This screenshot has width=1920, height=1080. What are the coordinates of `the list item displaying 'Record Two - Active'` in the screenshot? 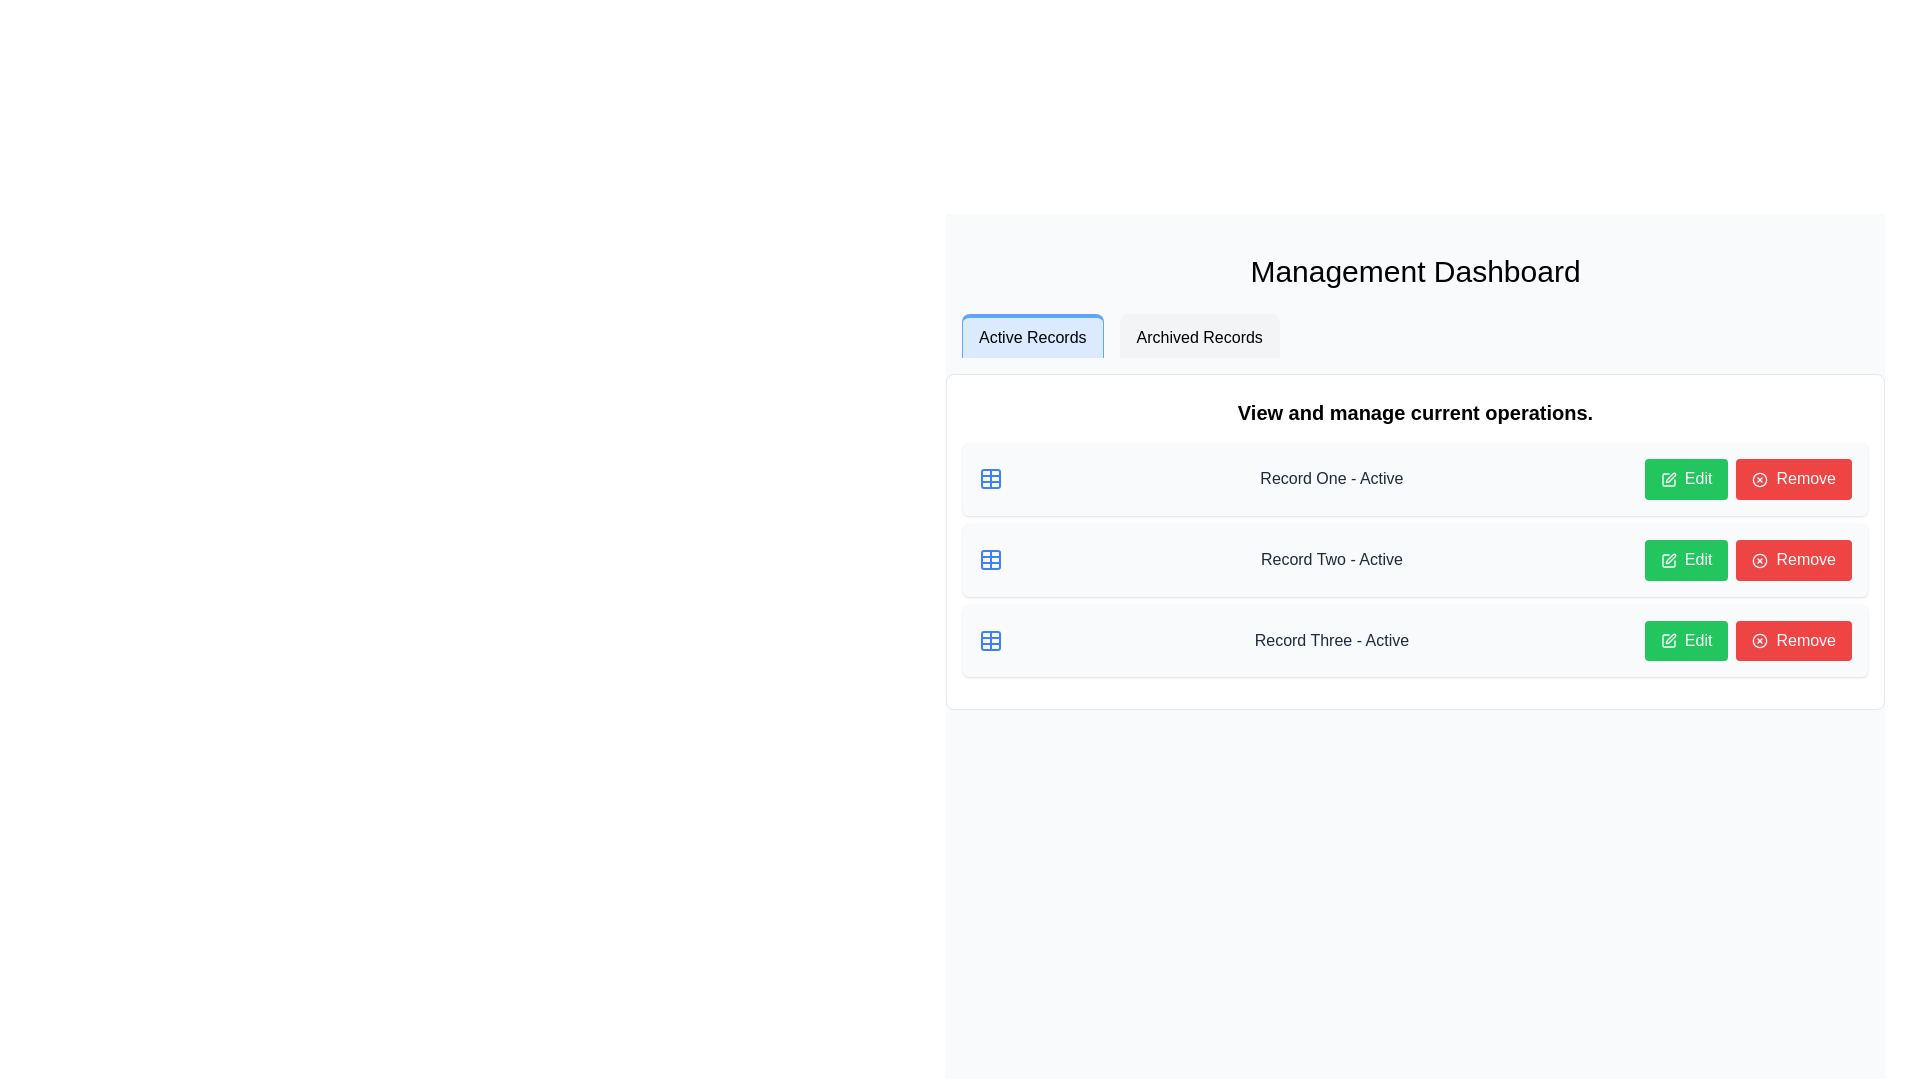 It's located at (1414, 542).